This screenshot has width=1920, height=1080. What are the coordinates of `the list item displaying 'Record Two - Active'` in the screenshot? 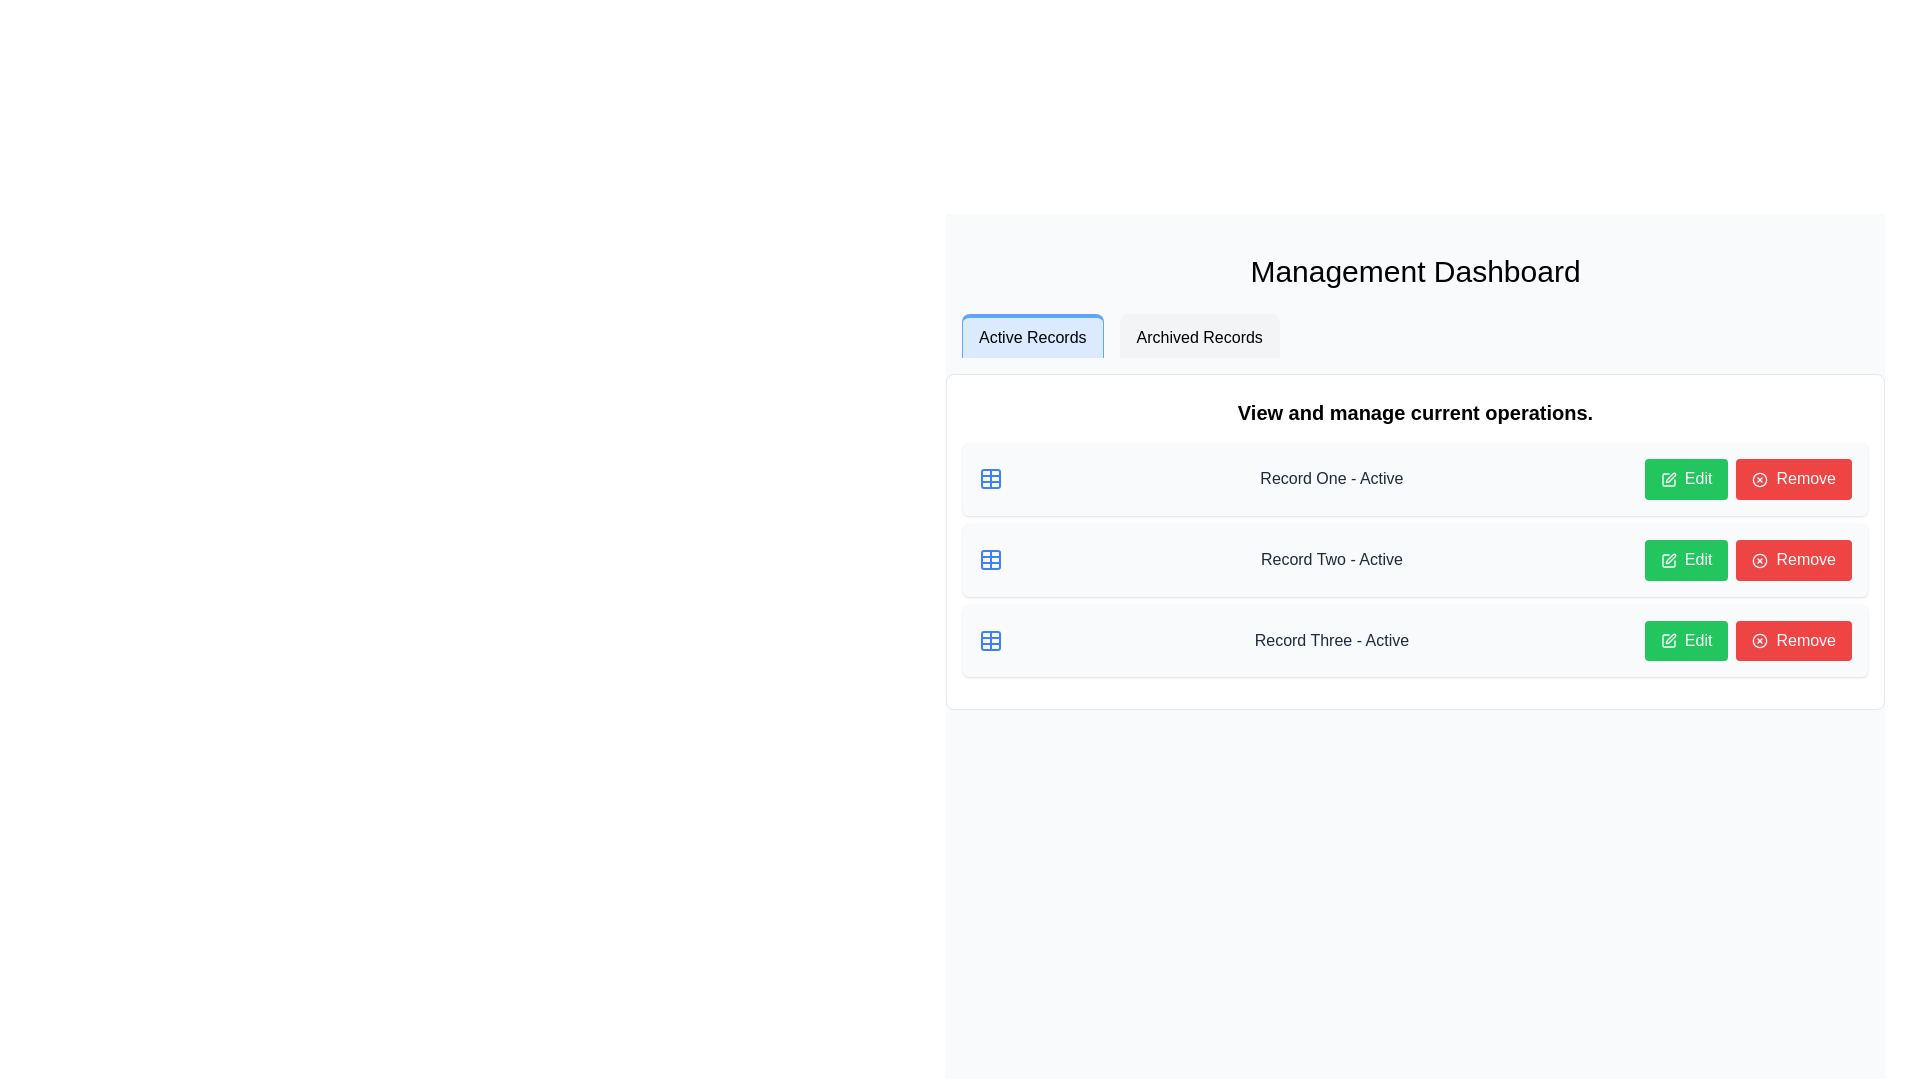 It's located at (1414, 542).